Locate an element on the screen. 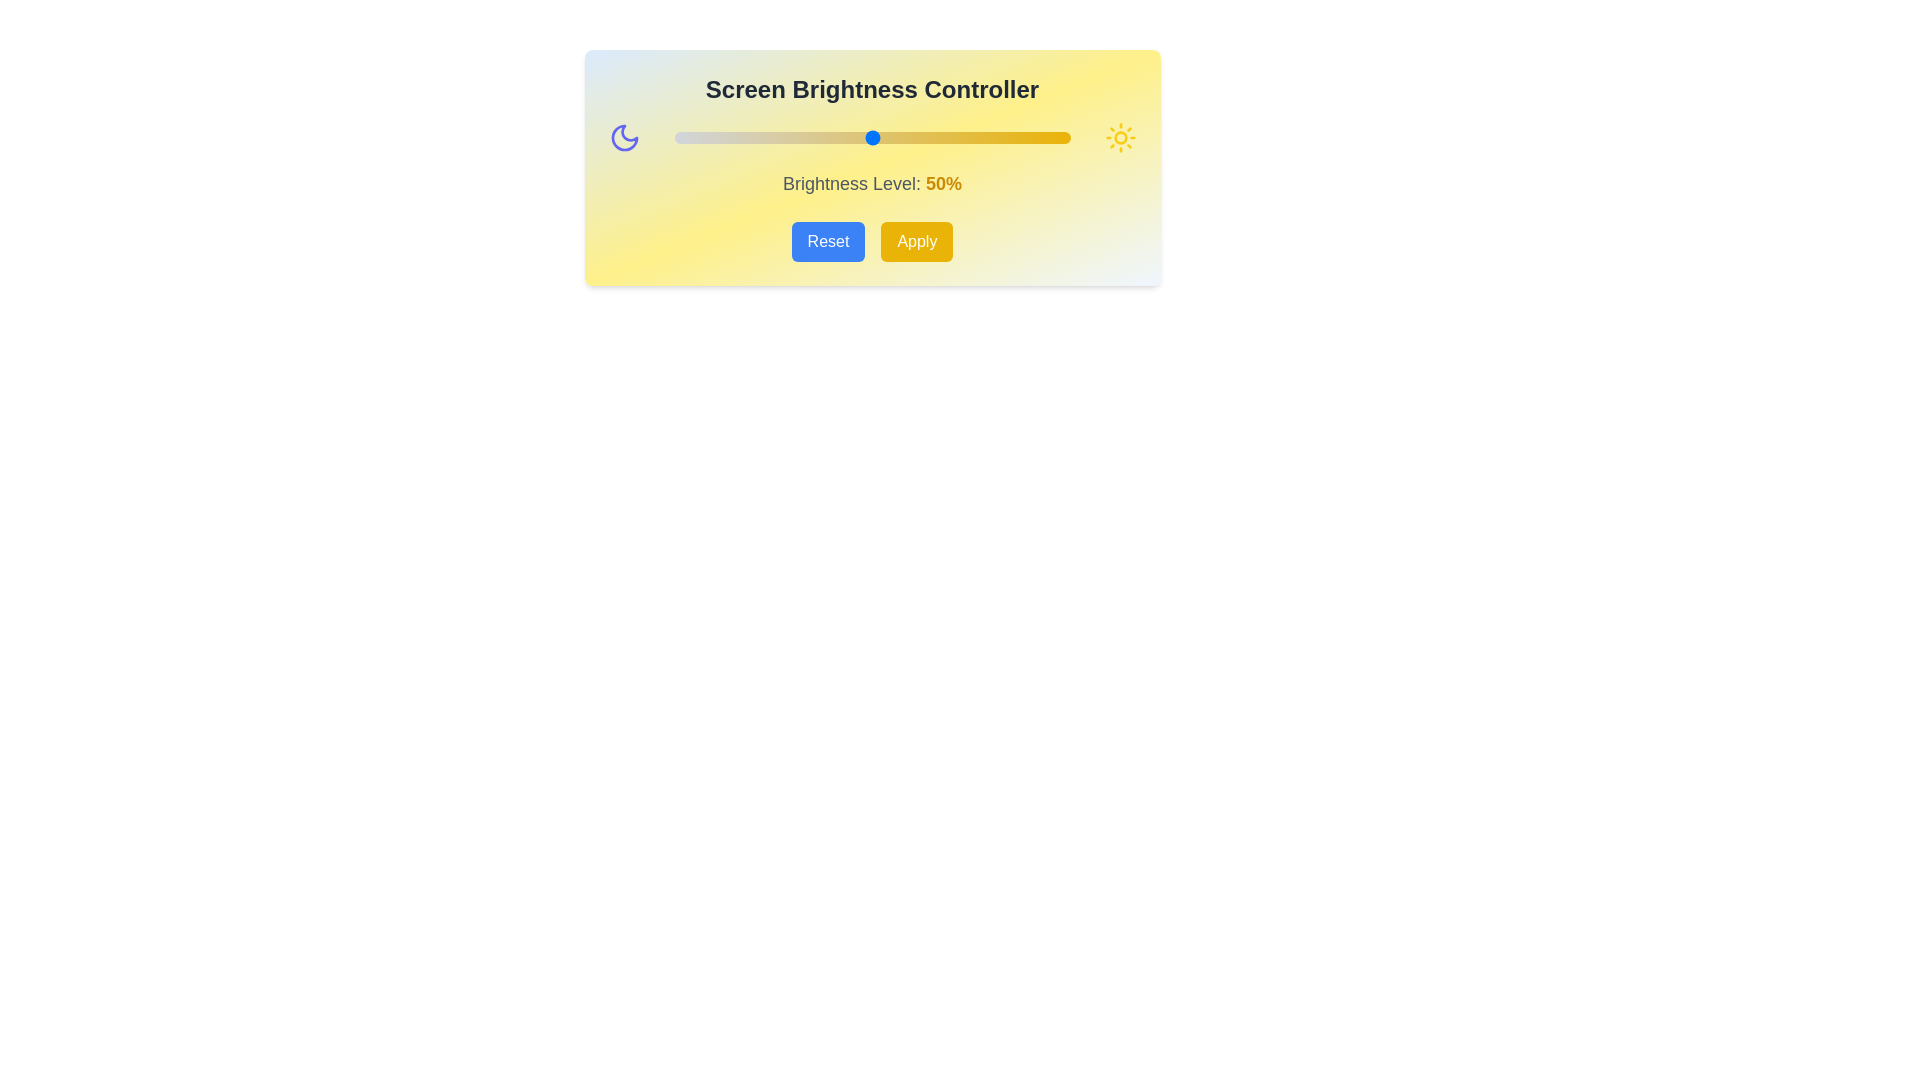 This screenshot has height=1080, width=1920. the brightness slider to set the brightness level to 47% is located at coordinates (860, 137).